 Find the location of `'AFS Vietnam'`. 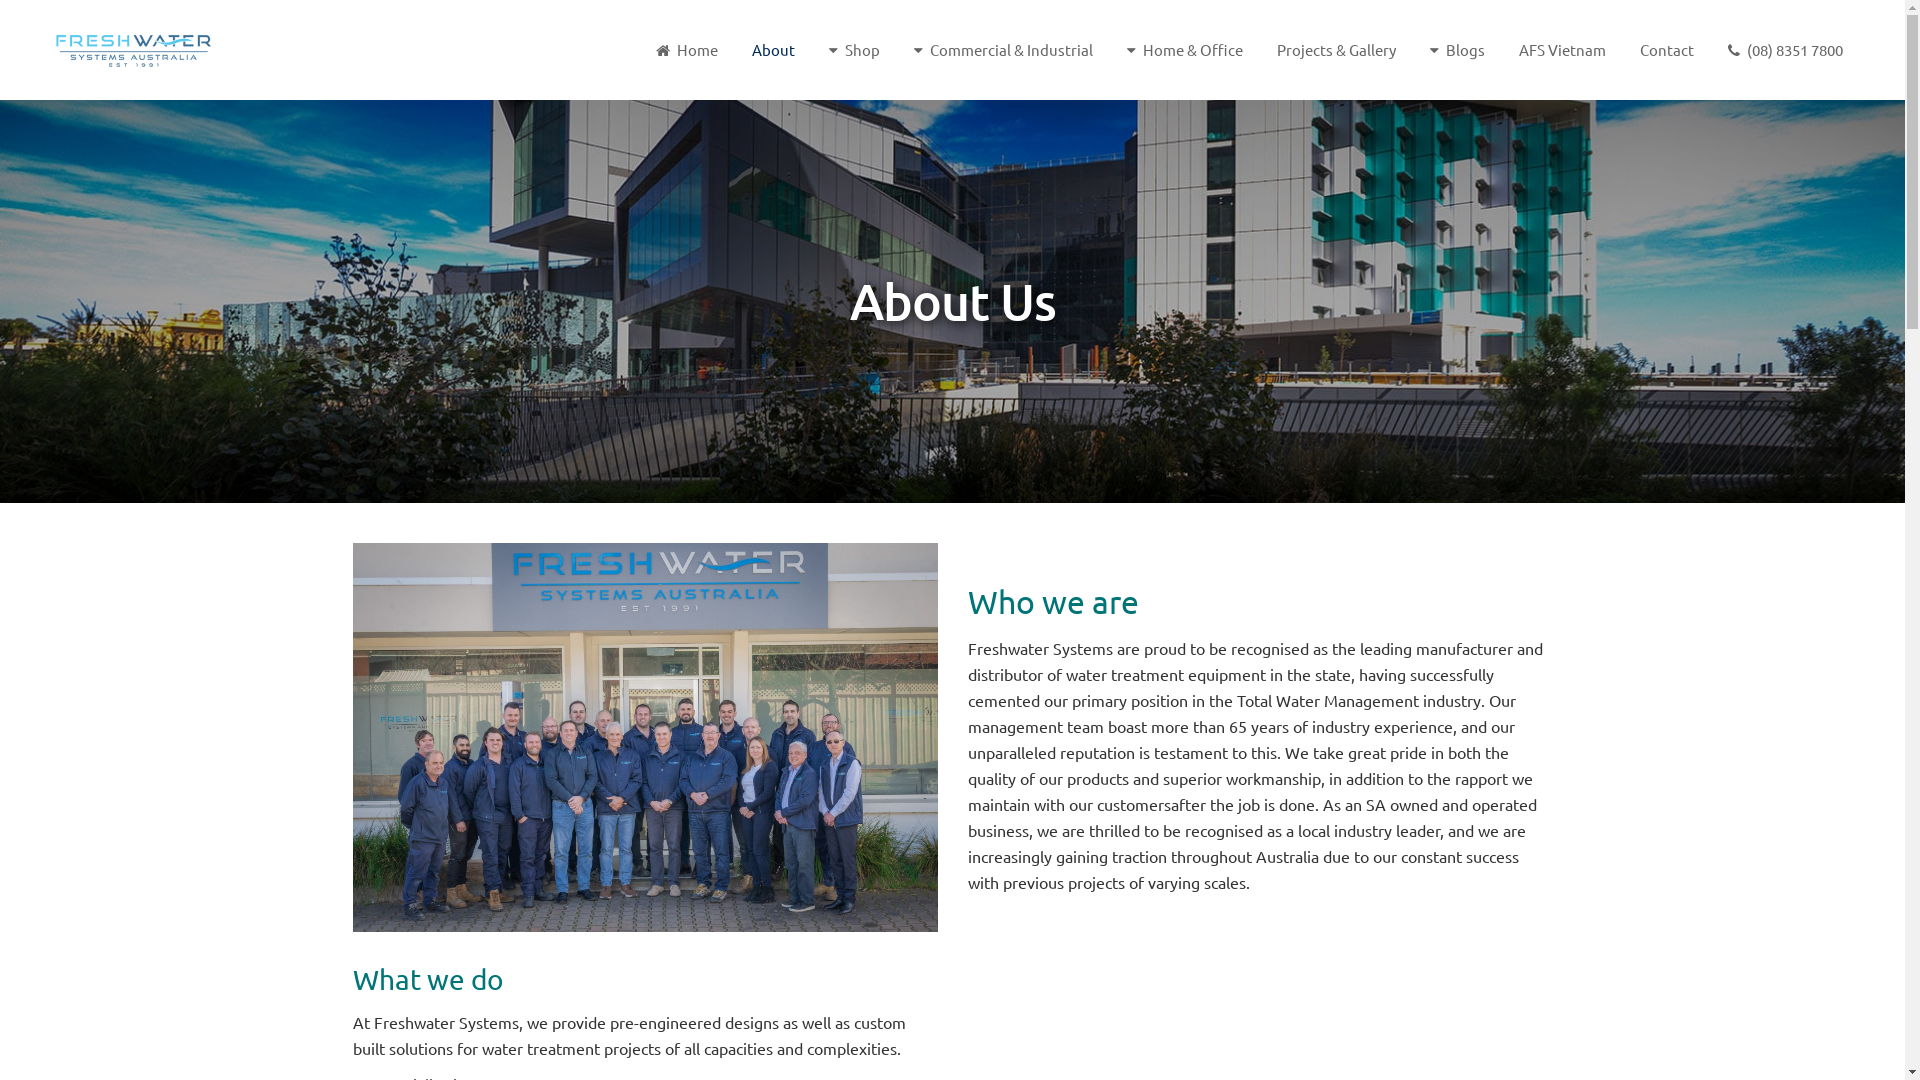

'AFS Vietnam' is located at coordinates (1561, 49).